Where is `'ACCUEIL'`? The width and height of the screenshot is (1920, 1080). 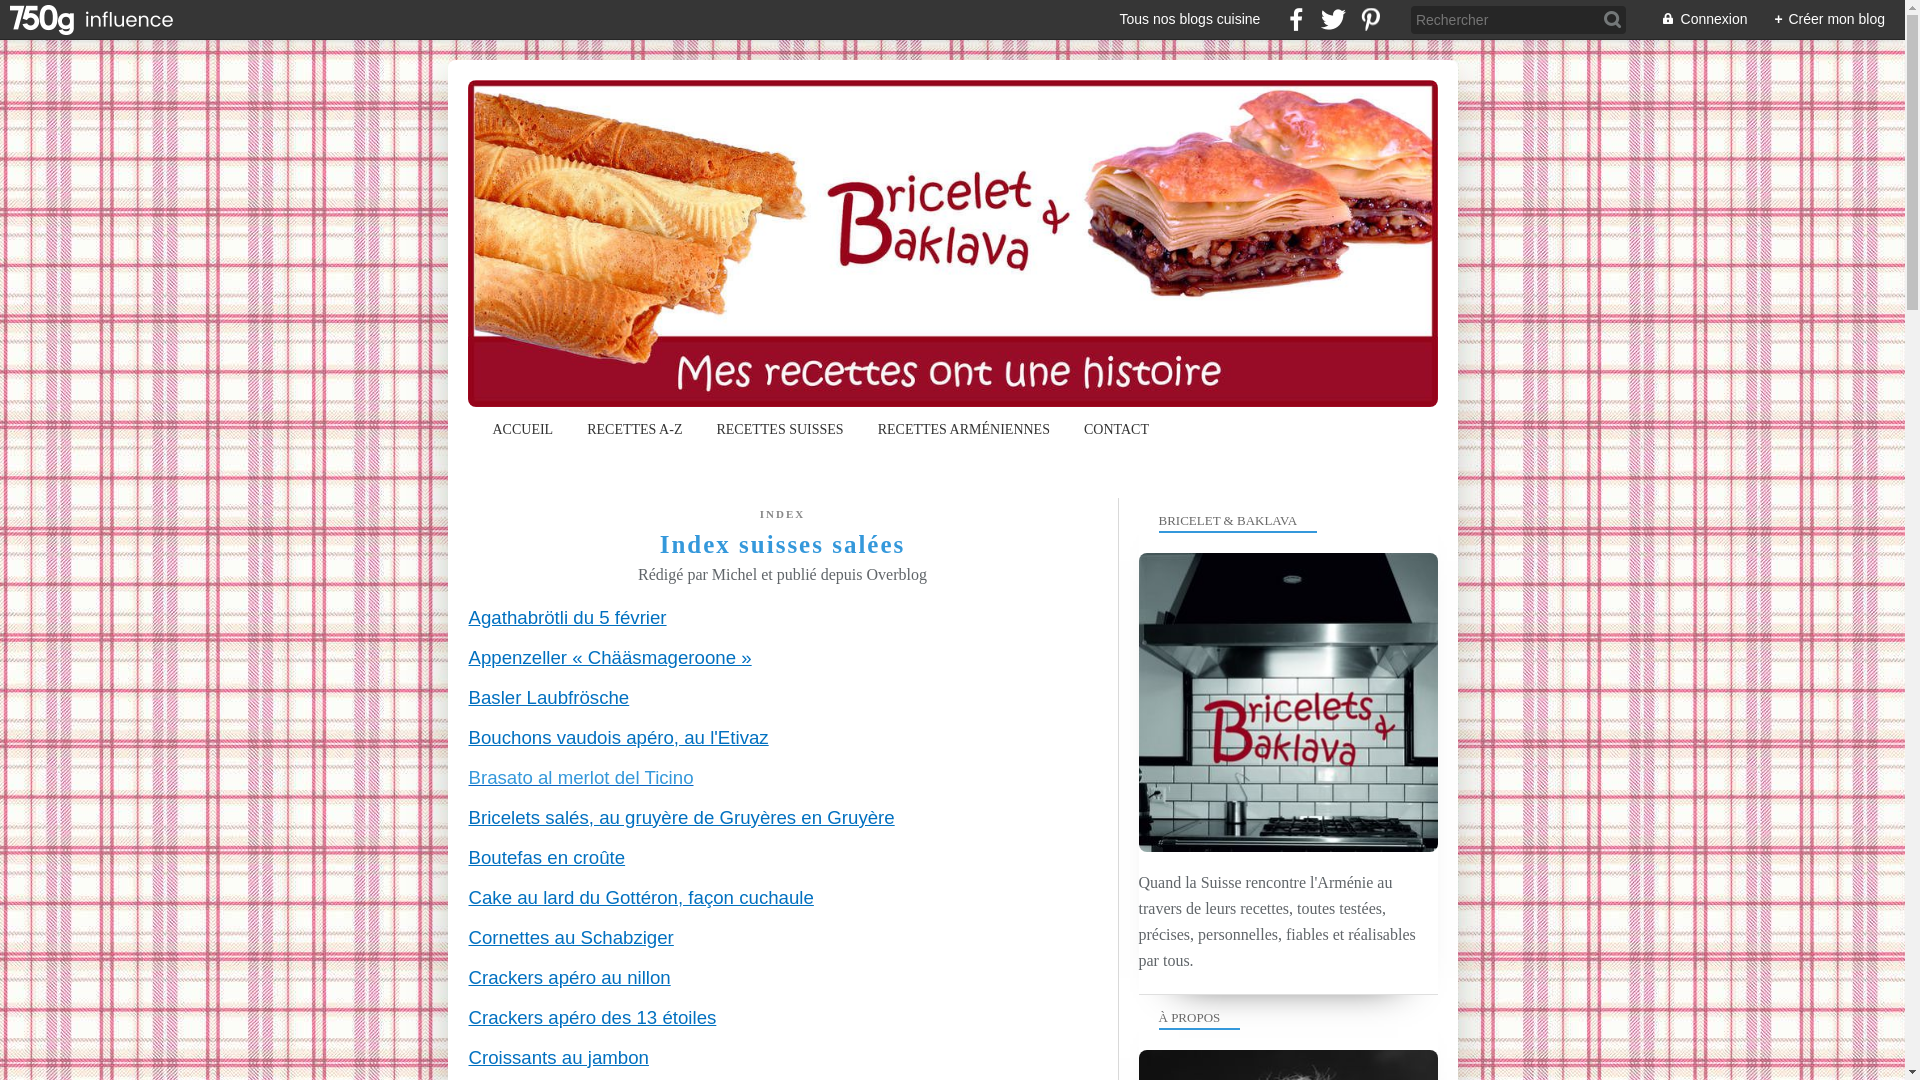
'ACCUEIL' is located at coordinates (523, 428).